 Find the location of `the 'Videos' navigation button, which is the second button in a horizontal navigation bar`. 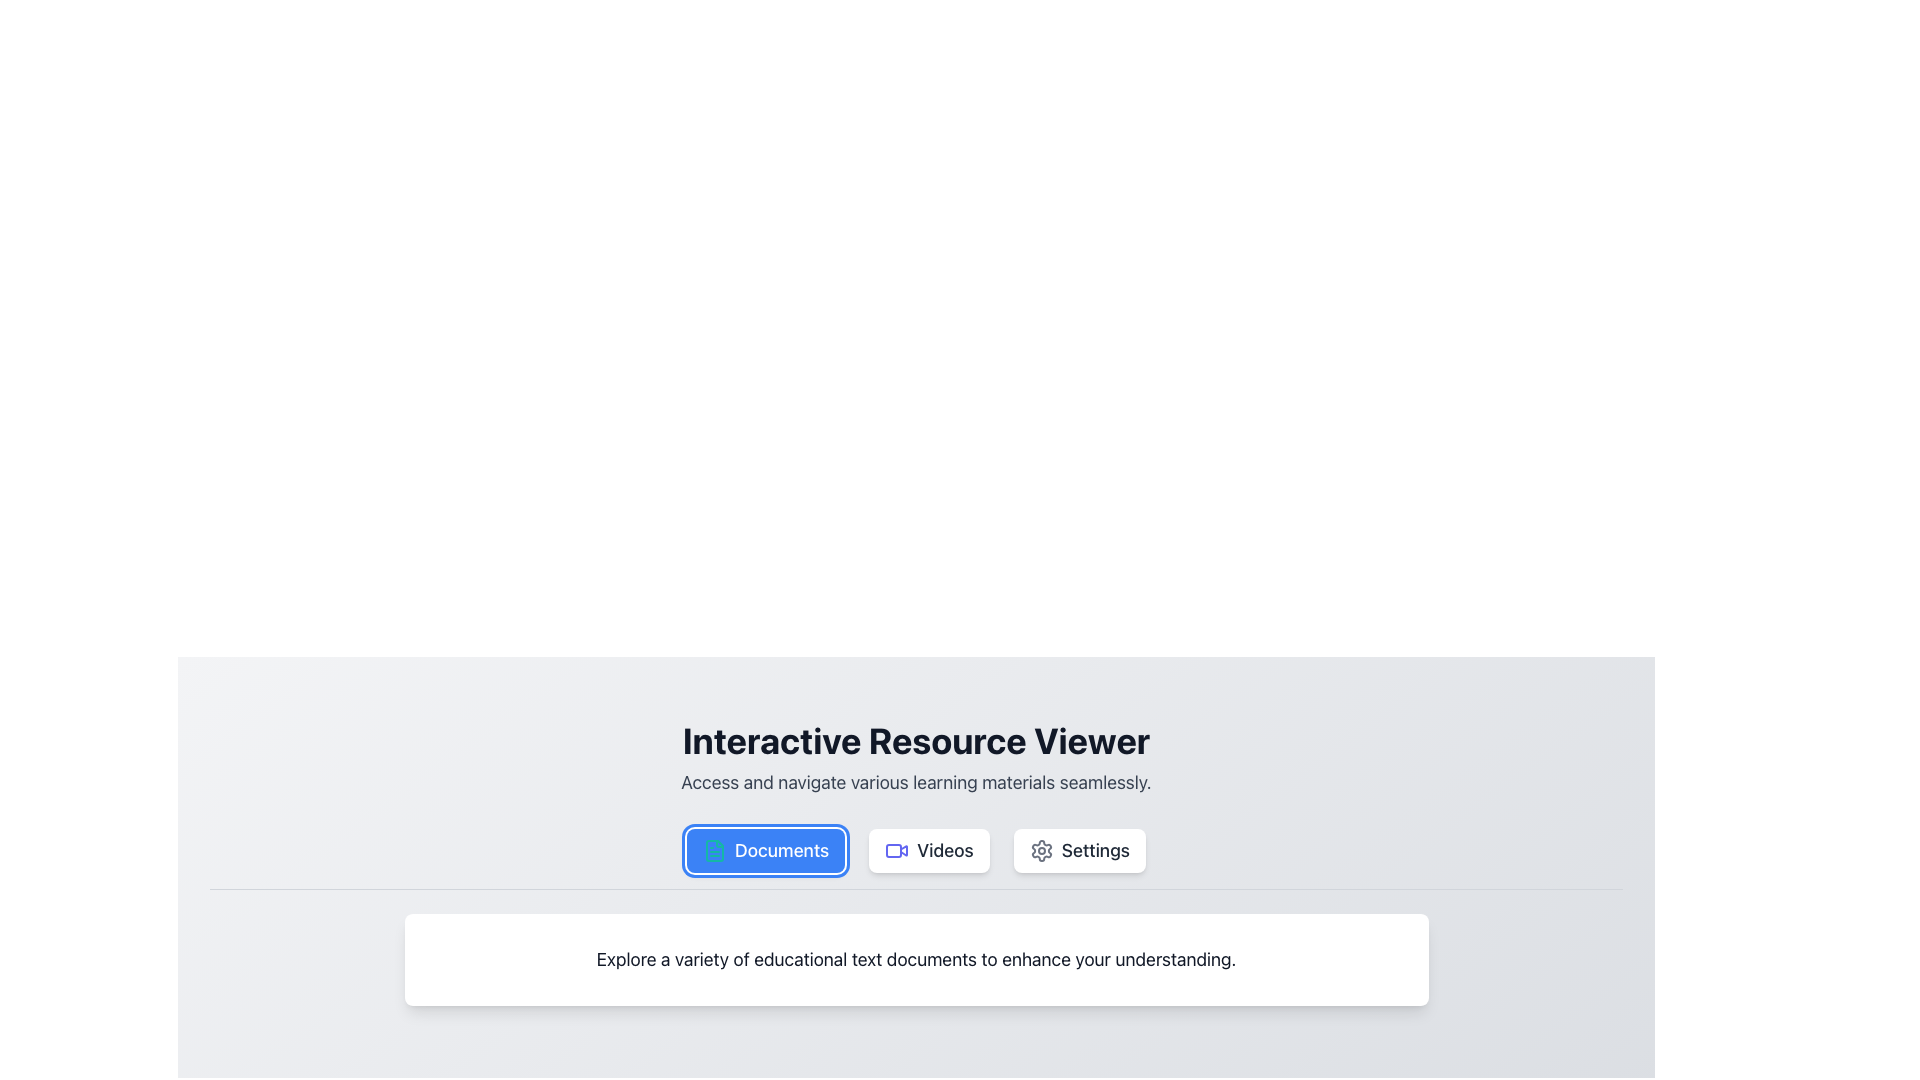

the 'Videos' navigation button, which is the second button in a horizontal navigation bar is located at coordinates (928, 851).